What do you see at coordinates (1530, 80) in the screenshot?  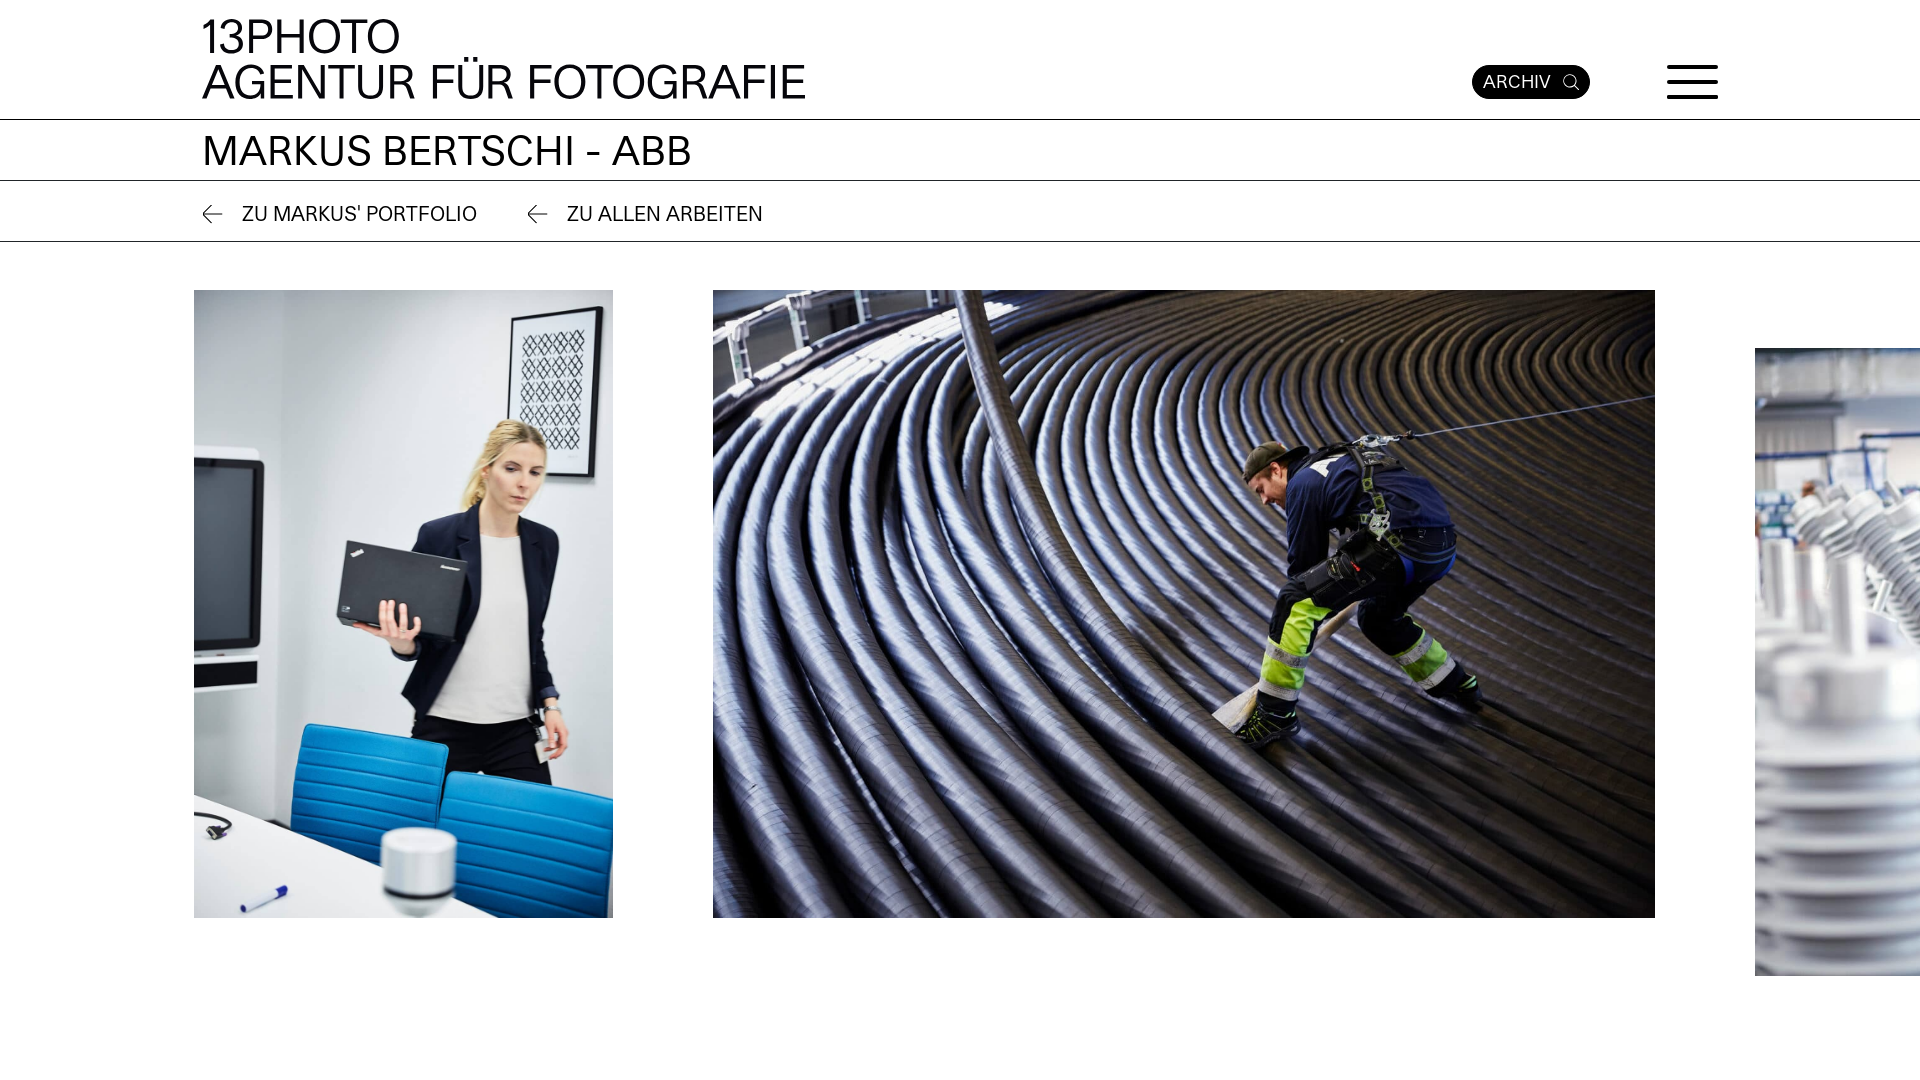 I see `'ARCHIV'` at bounding box center [1530, 80].